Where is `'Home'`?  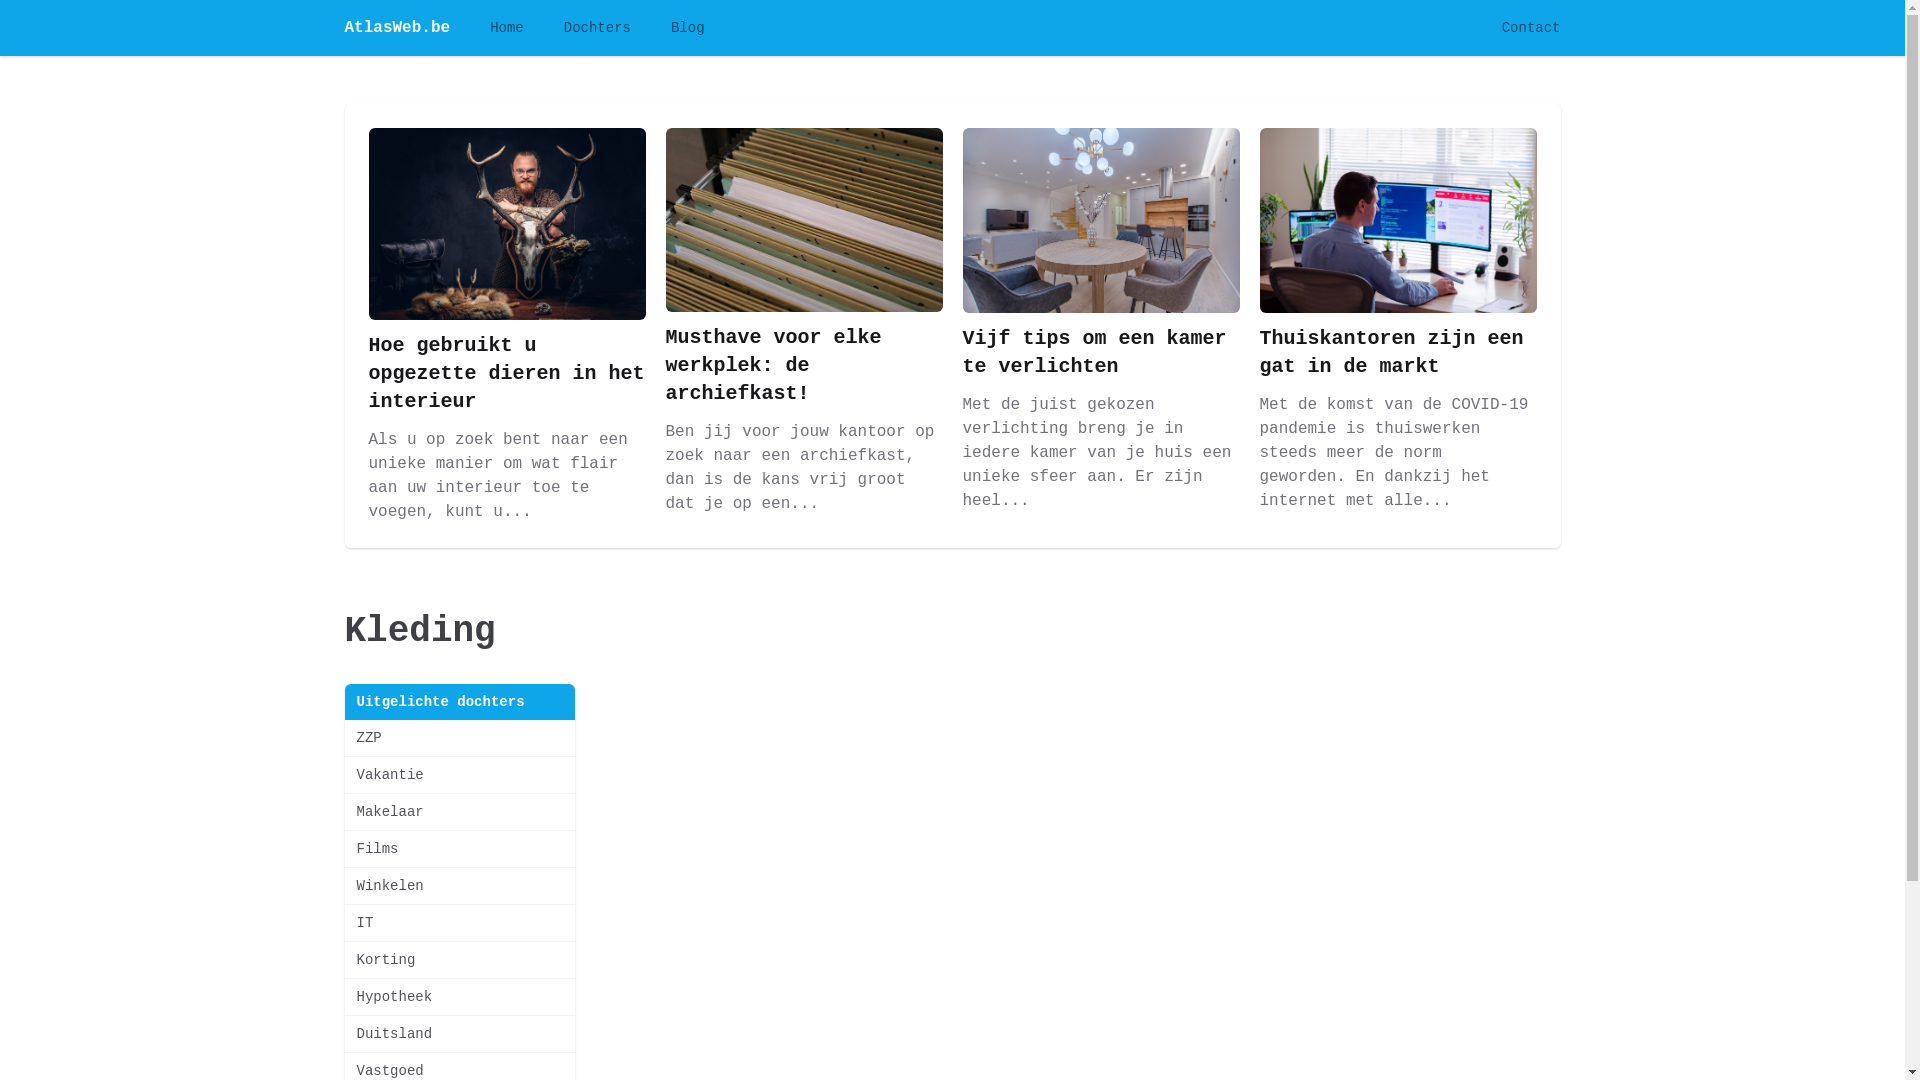
'Home' is located at coordinates (507, 27).